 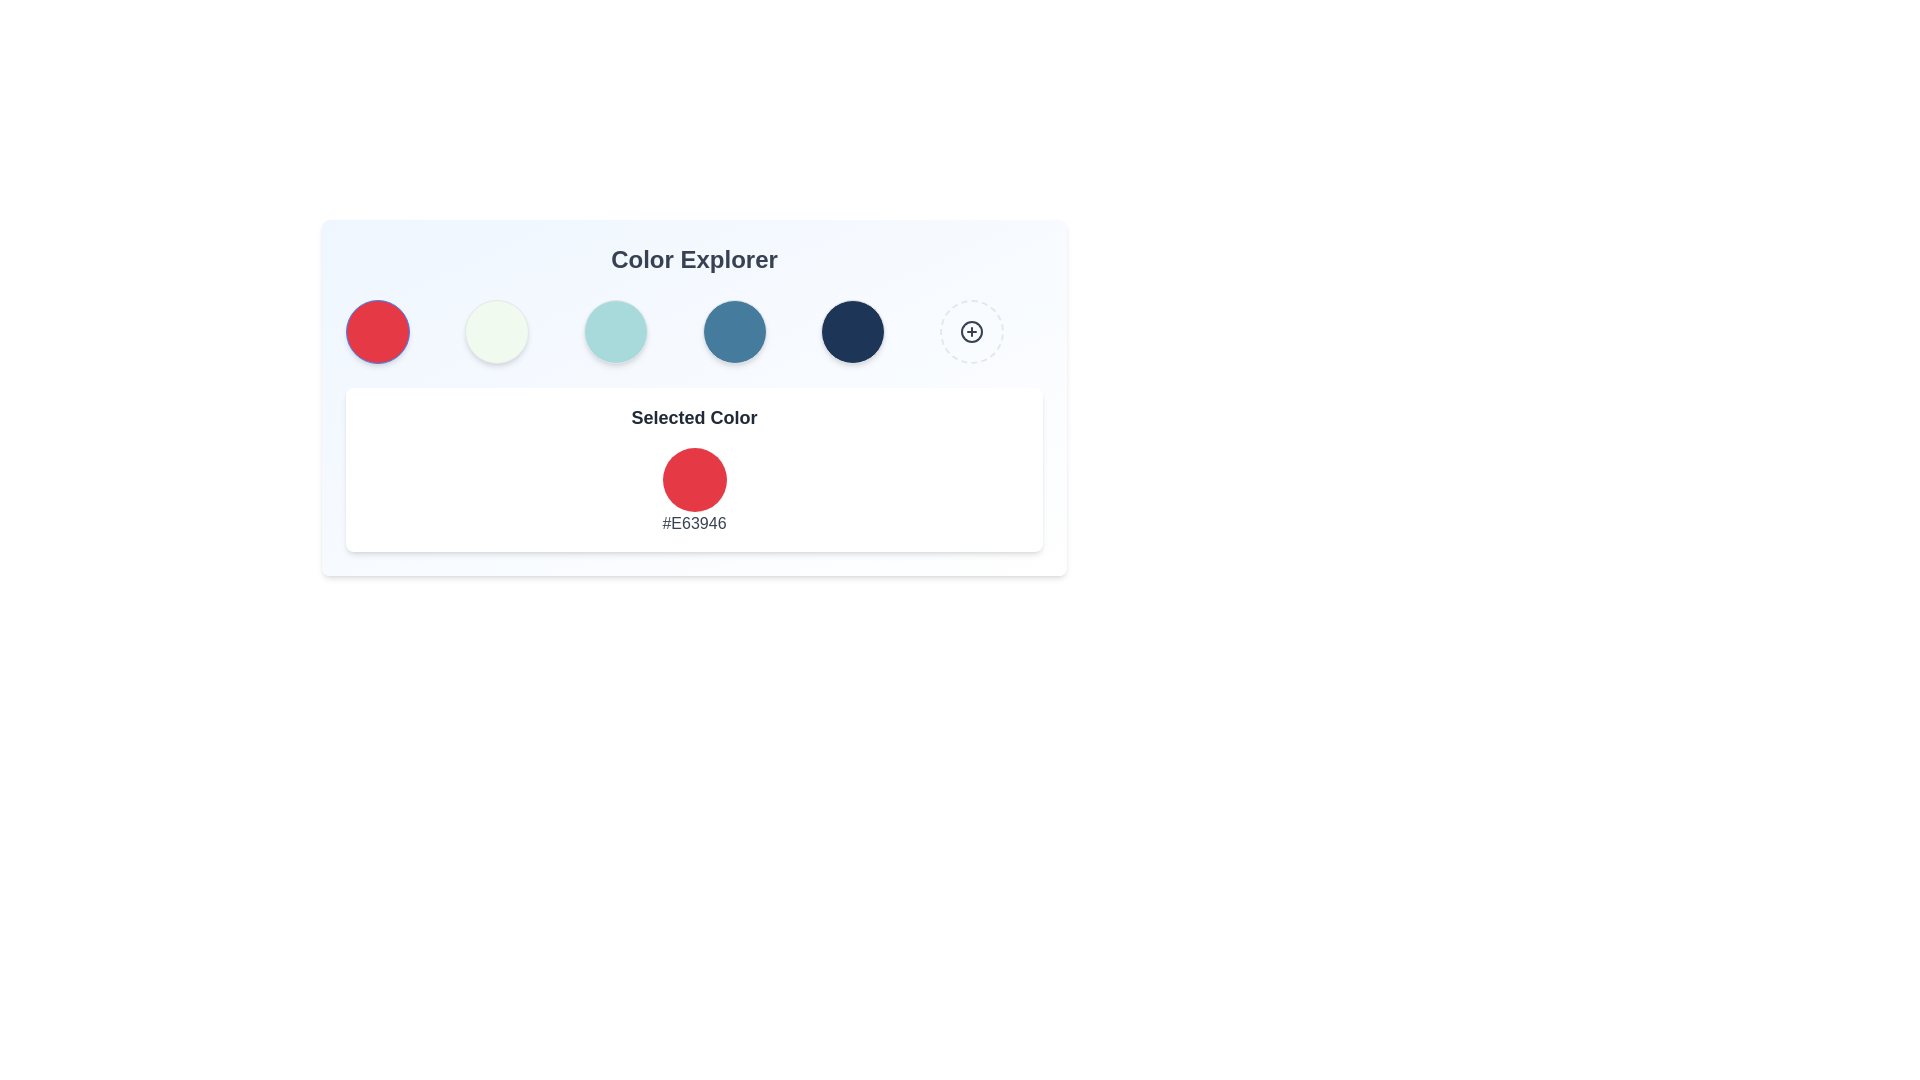 I want to click on the fifth selectable color circle in the grid layout, so click(x=853, y=330).